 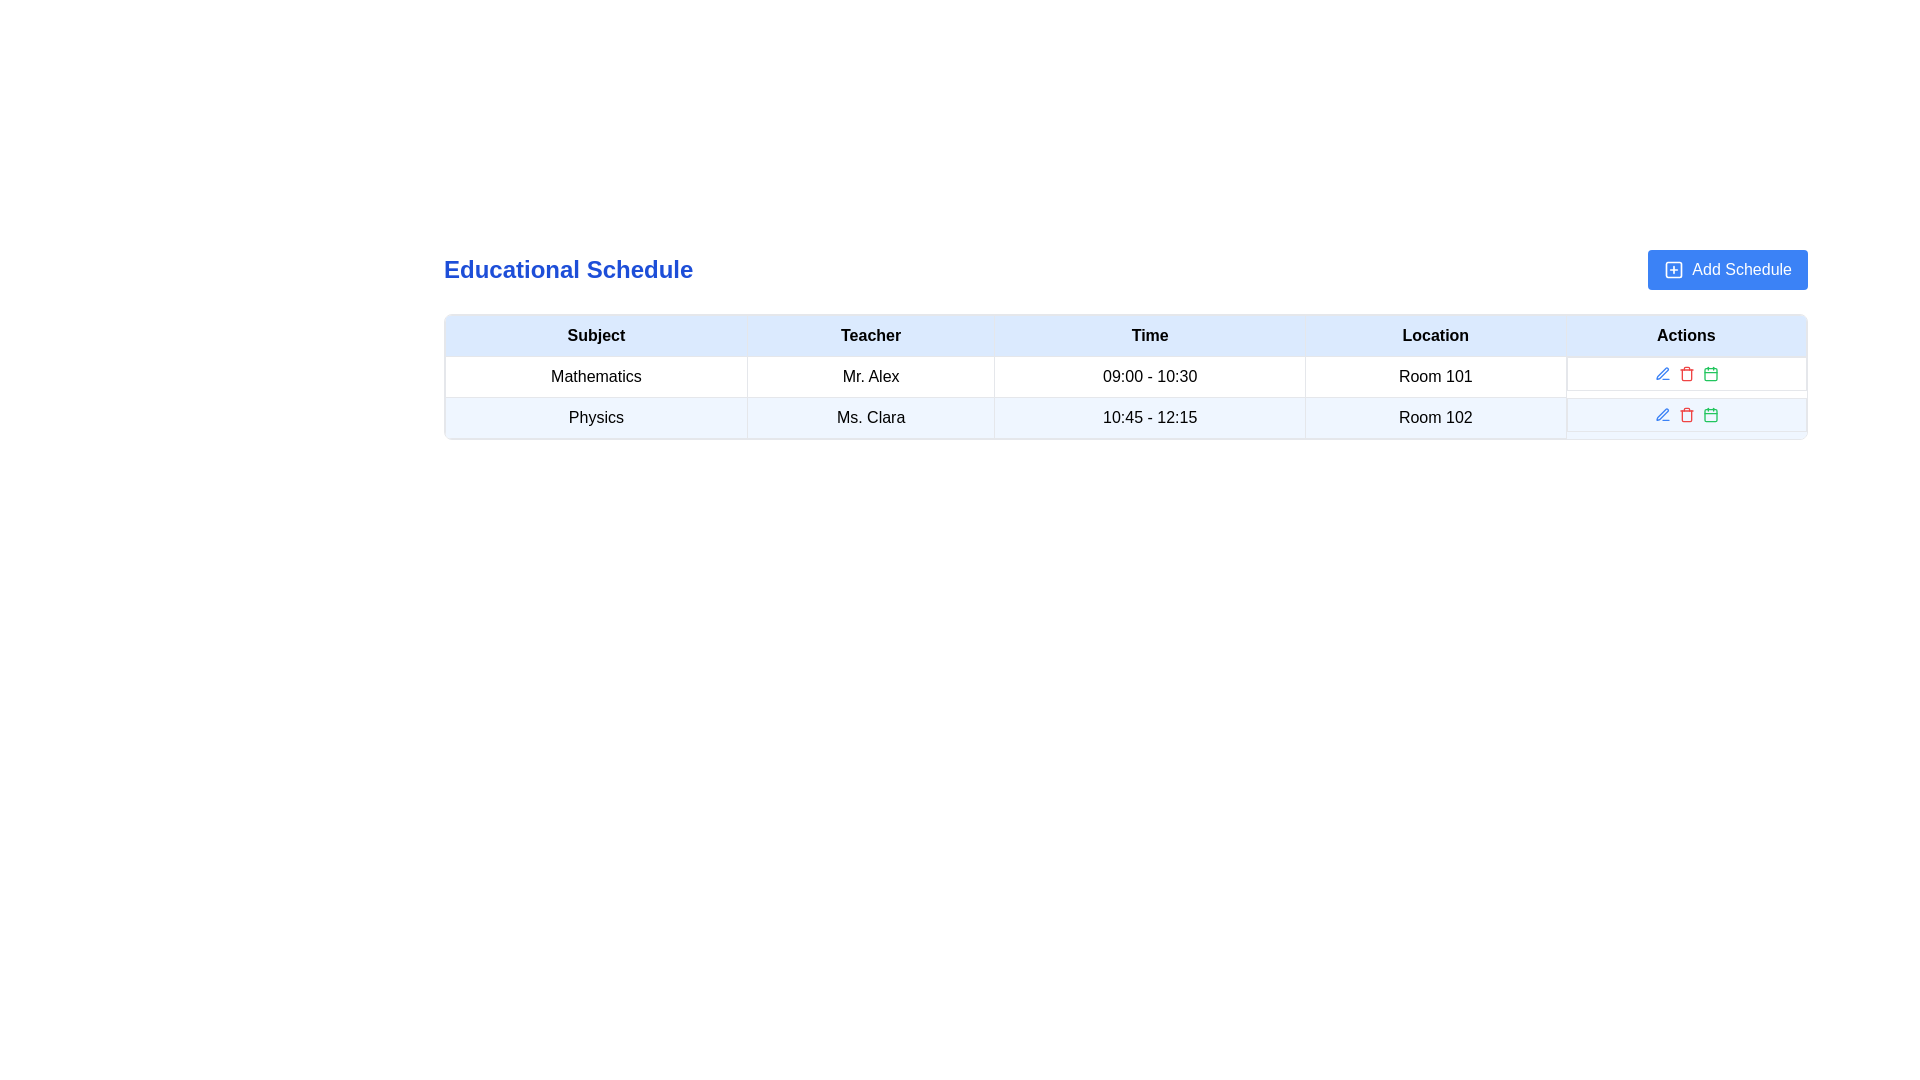 I want to click on label of the third column header in the table, which displays time-related data, located between 'Teacher' and 'Location', so click(x=1150, y=334).